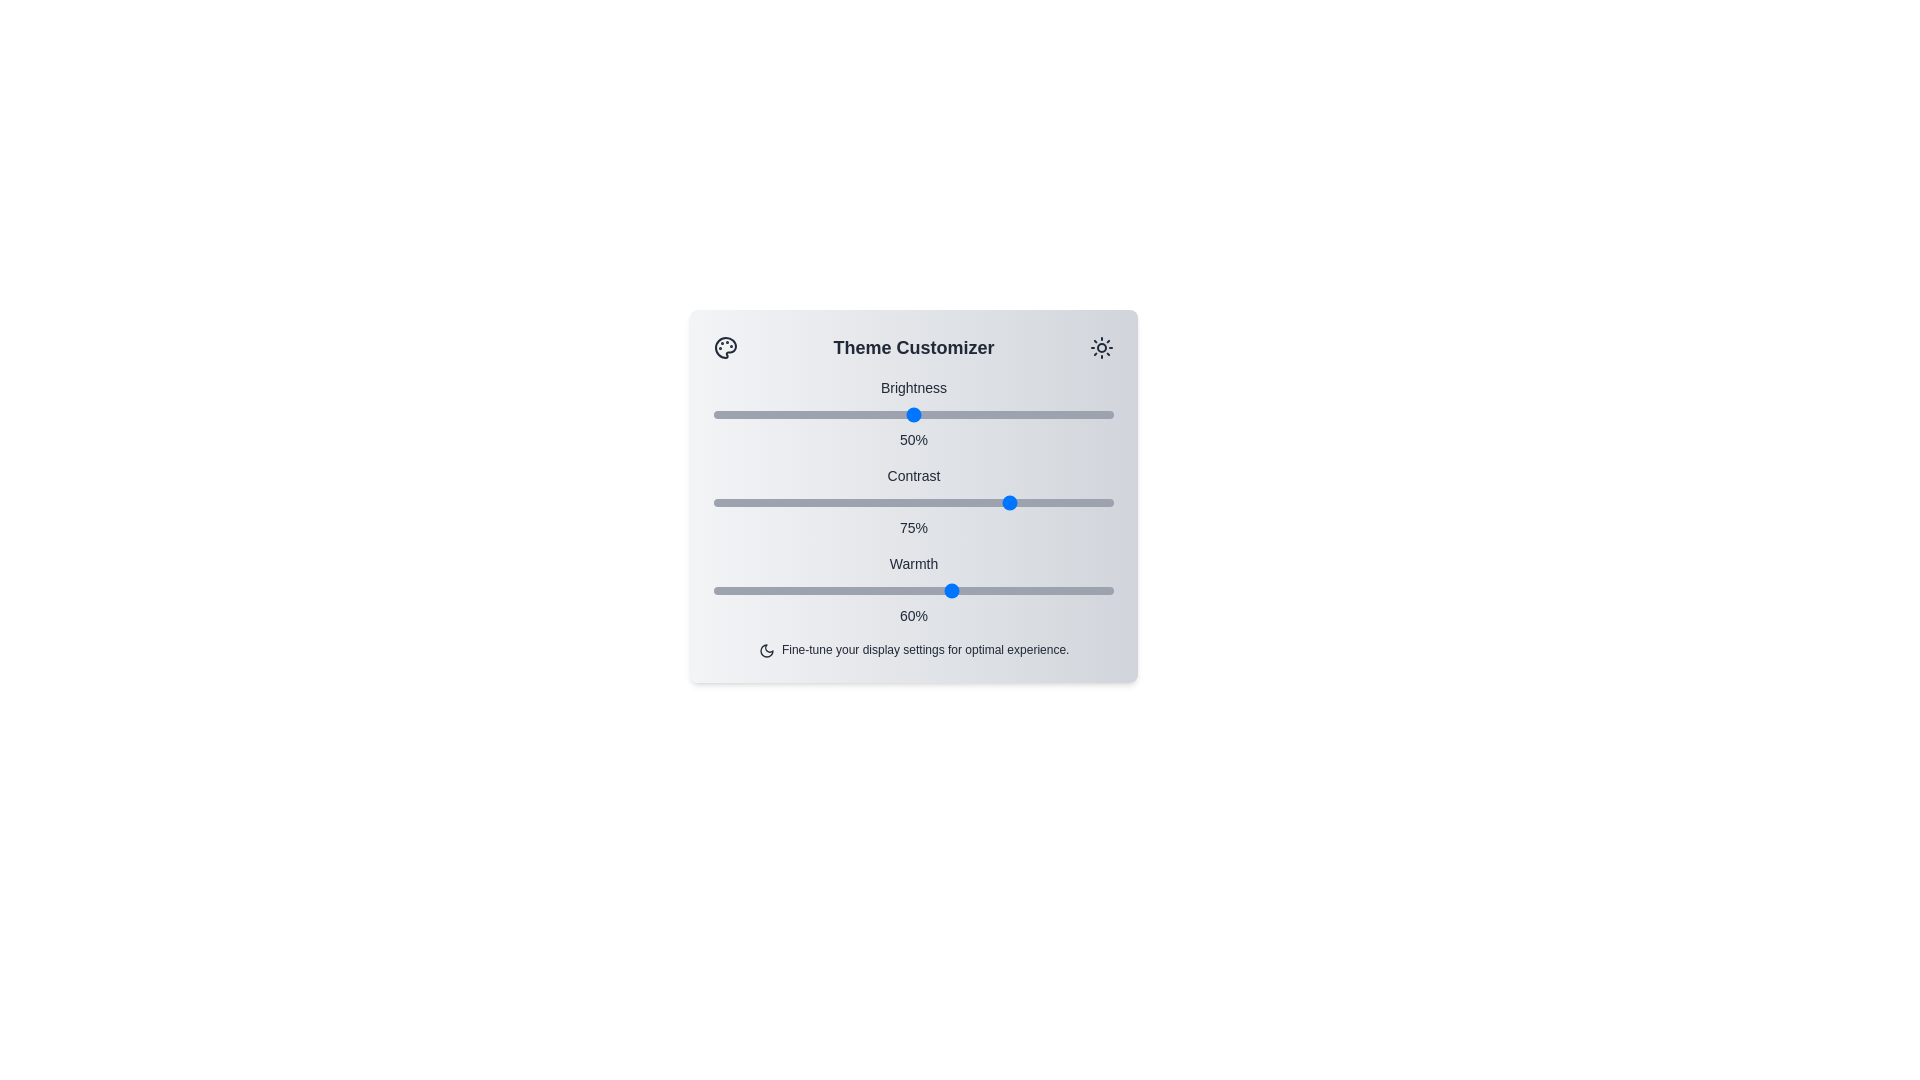 The image size is (1920, 1080). Describe the element at coordinates (912, 501) in the screenshot. I see `the slider for contrast` at that location.